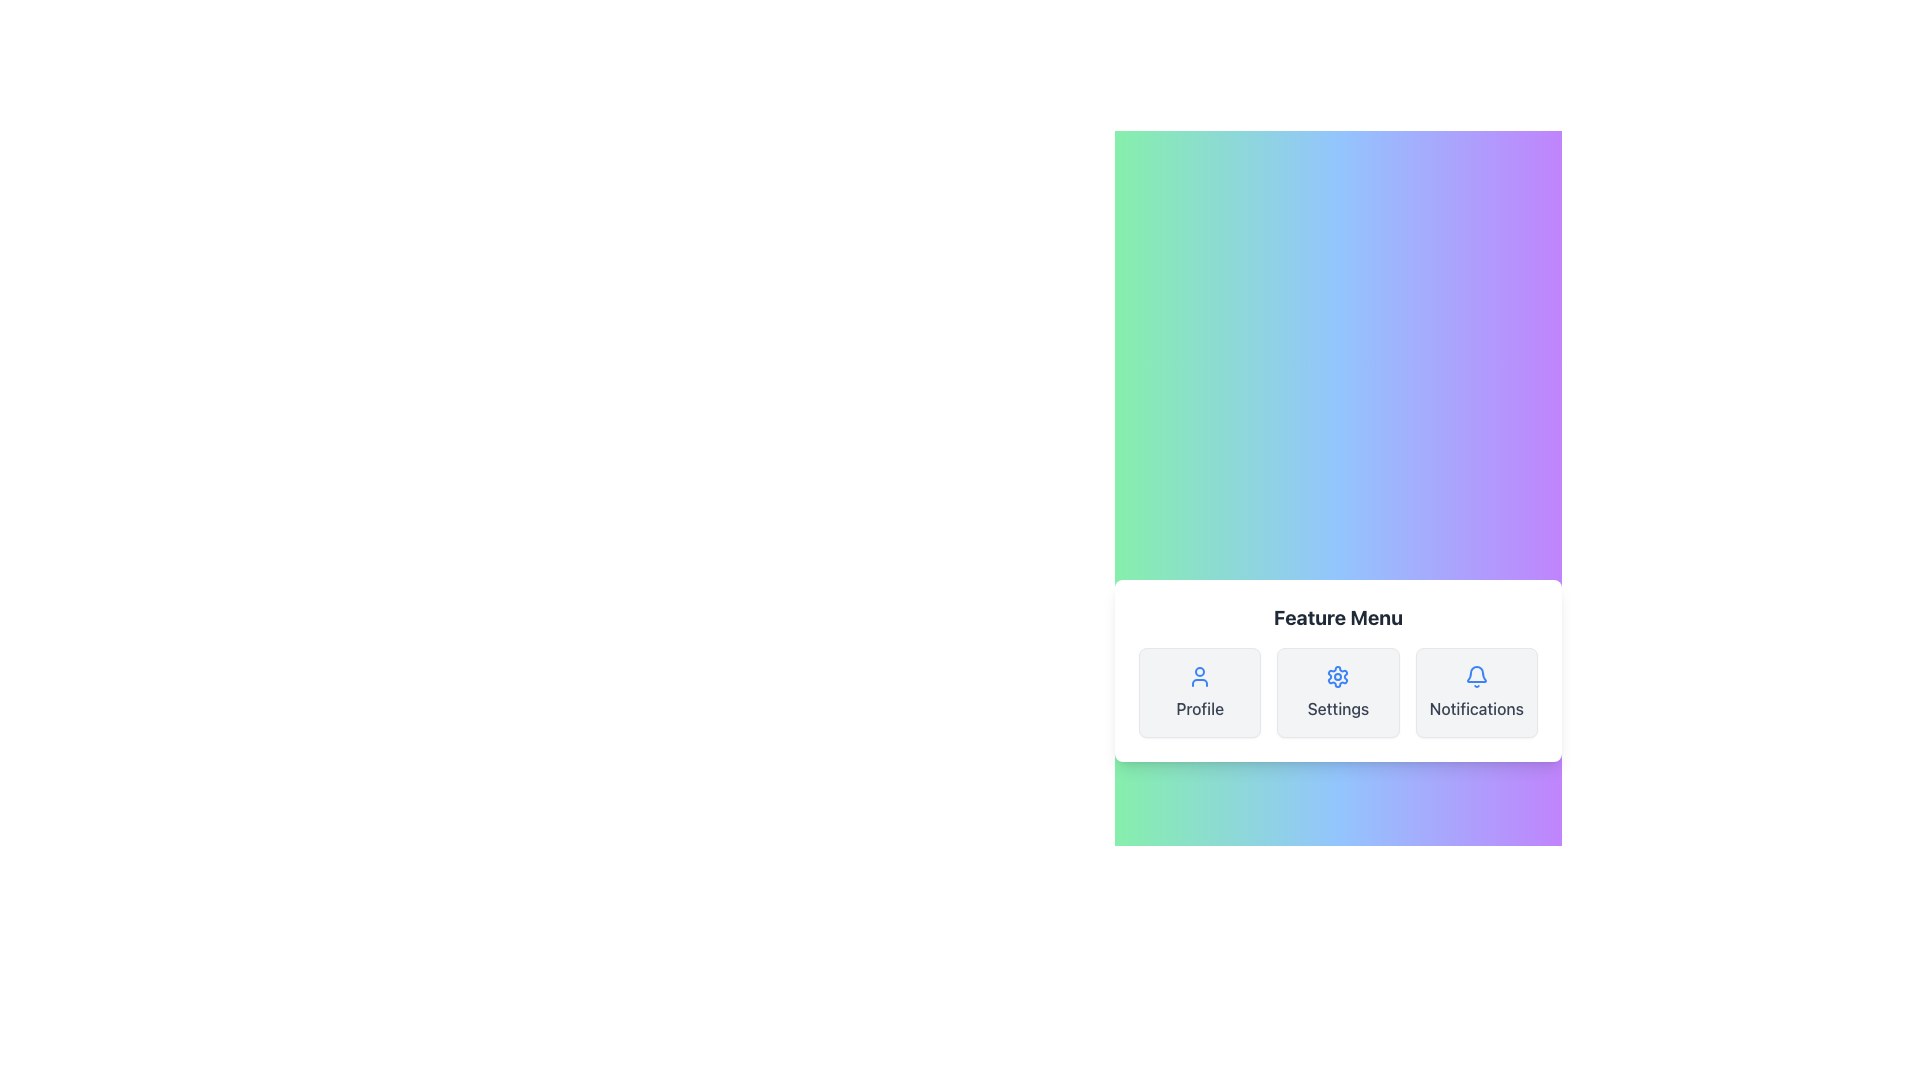 Image resolution: width=1920 pixels, height=1080 pixels. I want to click on the 'Notifications' button located in the bottom-right corner of the grid layout, so click(1476, 692).